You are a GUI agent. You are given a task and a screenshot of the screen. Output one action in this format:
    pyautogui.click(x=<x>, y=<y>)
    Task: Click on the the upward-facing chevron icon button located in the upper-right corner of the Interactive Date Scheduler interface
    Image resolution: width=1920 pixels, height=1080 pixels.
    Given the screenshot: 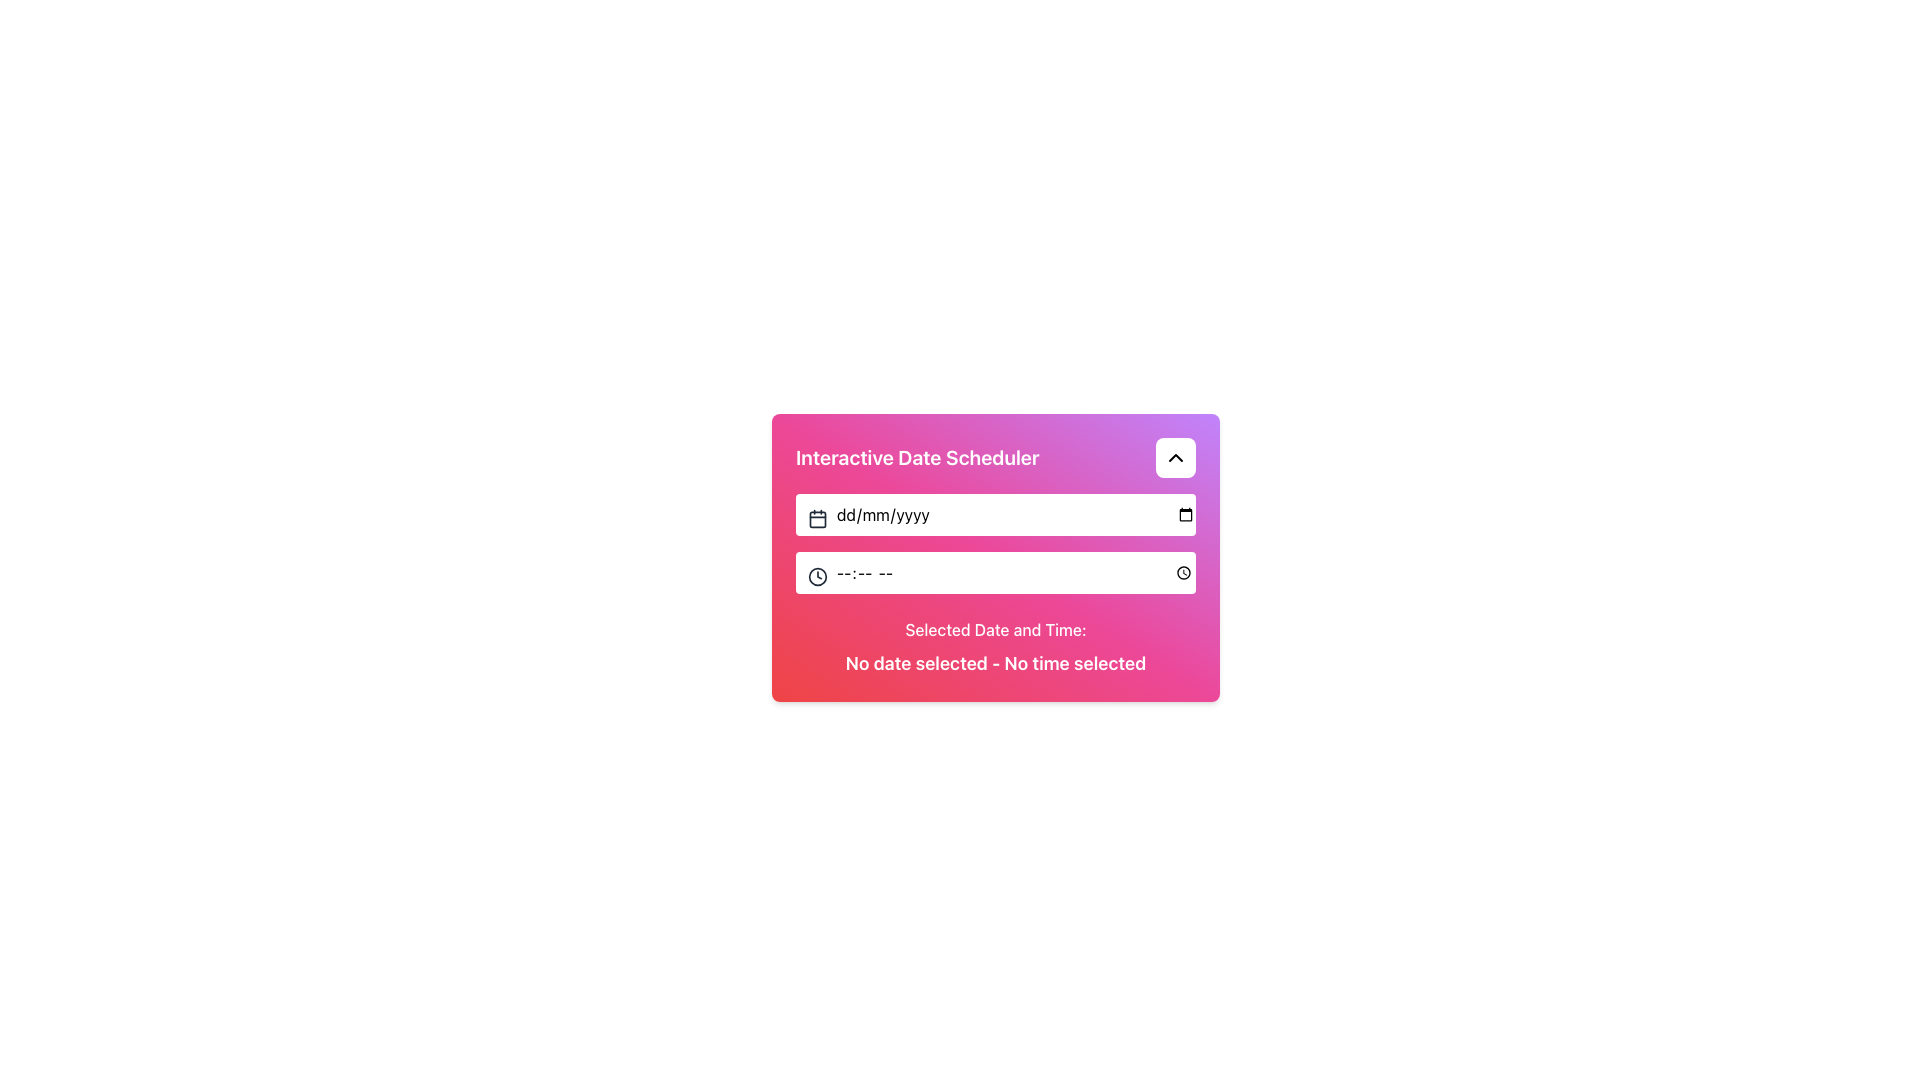 What is the action you would take?
    pyautogui.click(x=1176, y=458)
    